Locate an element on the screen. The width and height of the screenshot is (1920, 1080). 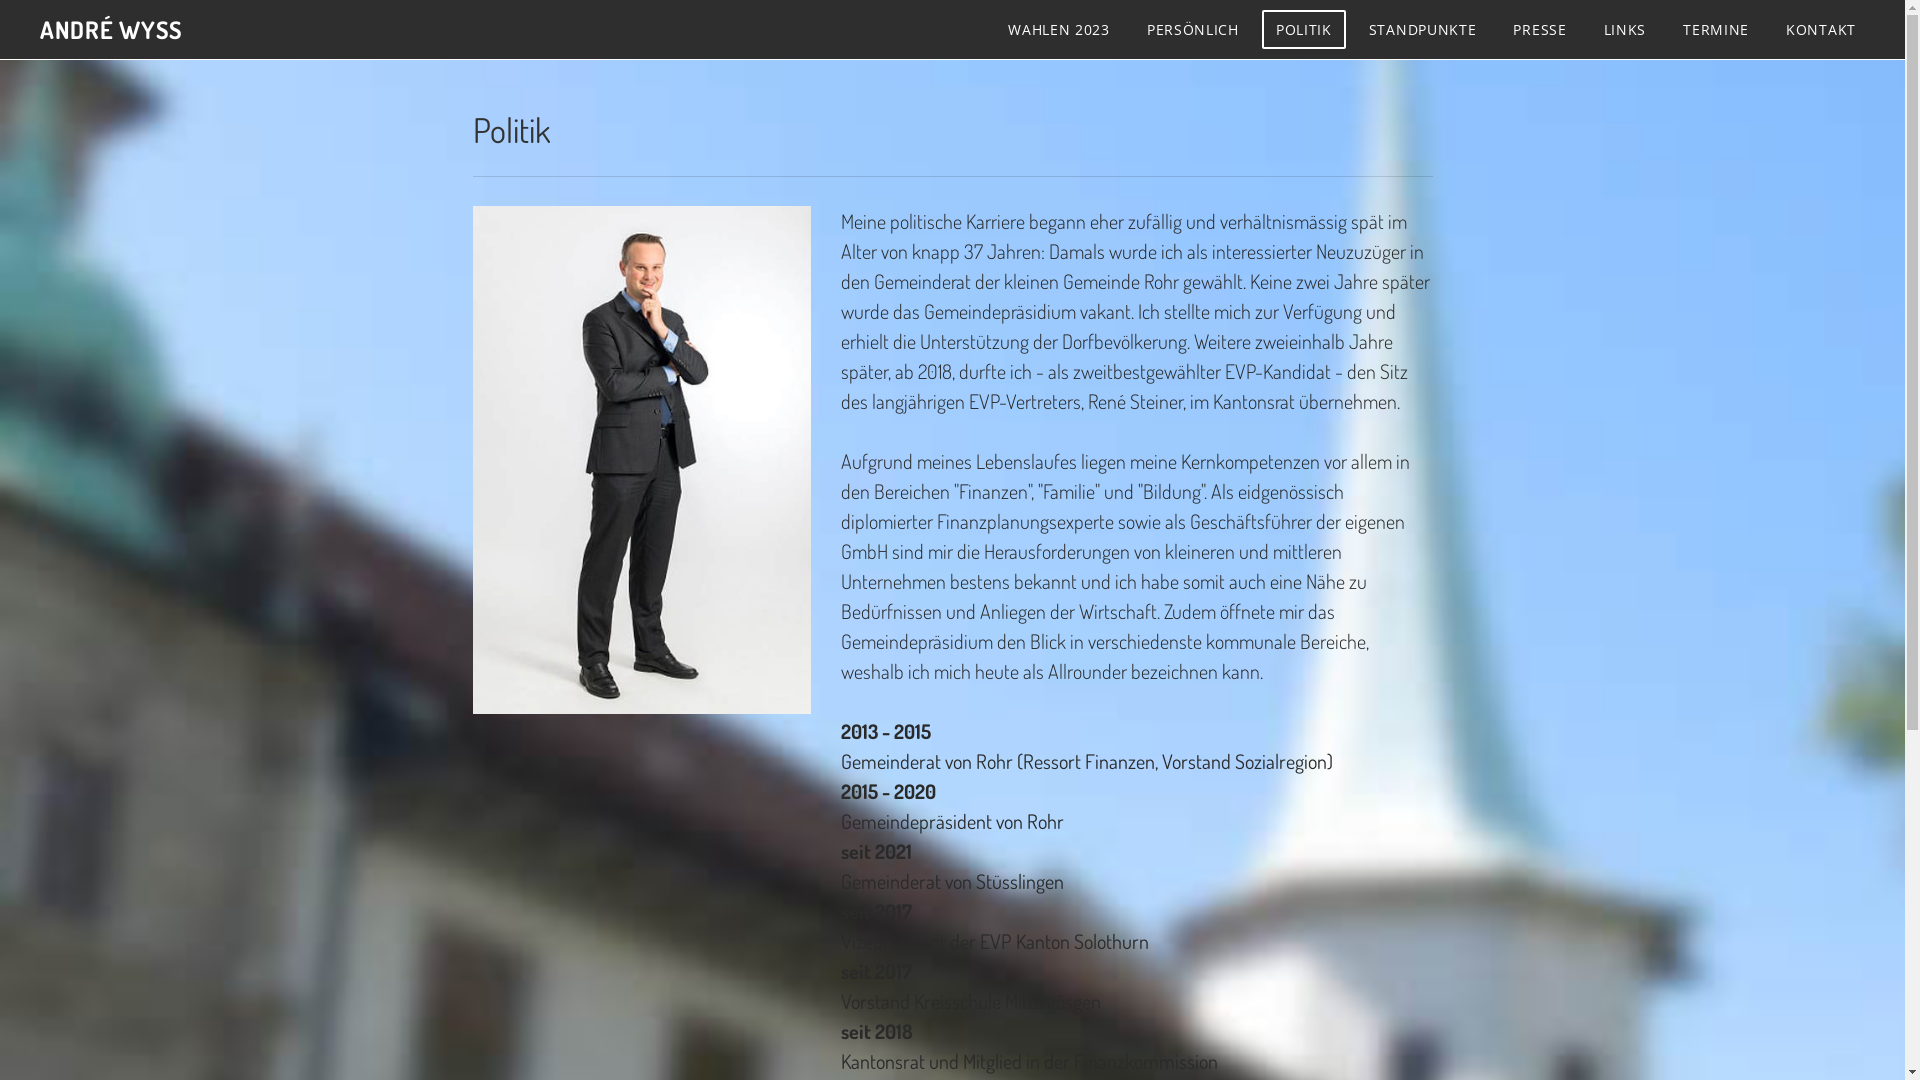
'LINKS' is located at coordinates (1625, 29).